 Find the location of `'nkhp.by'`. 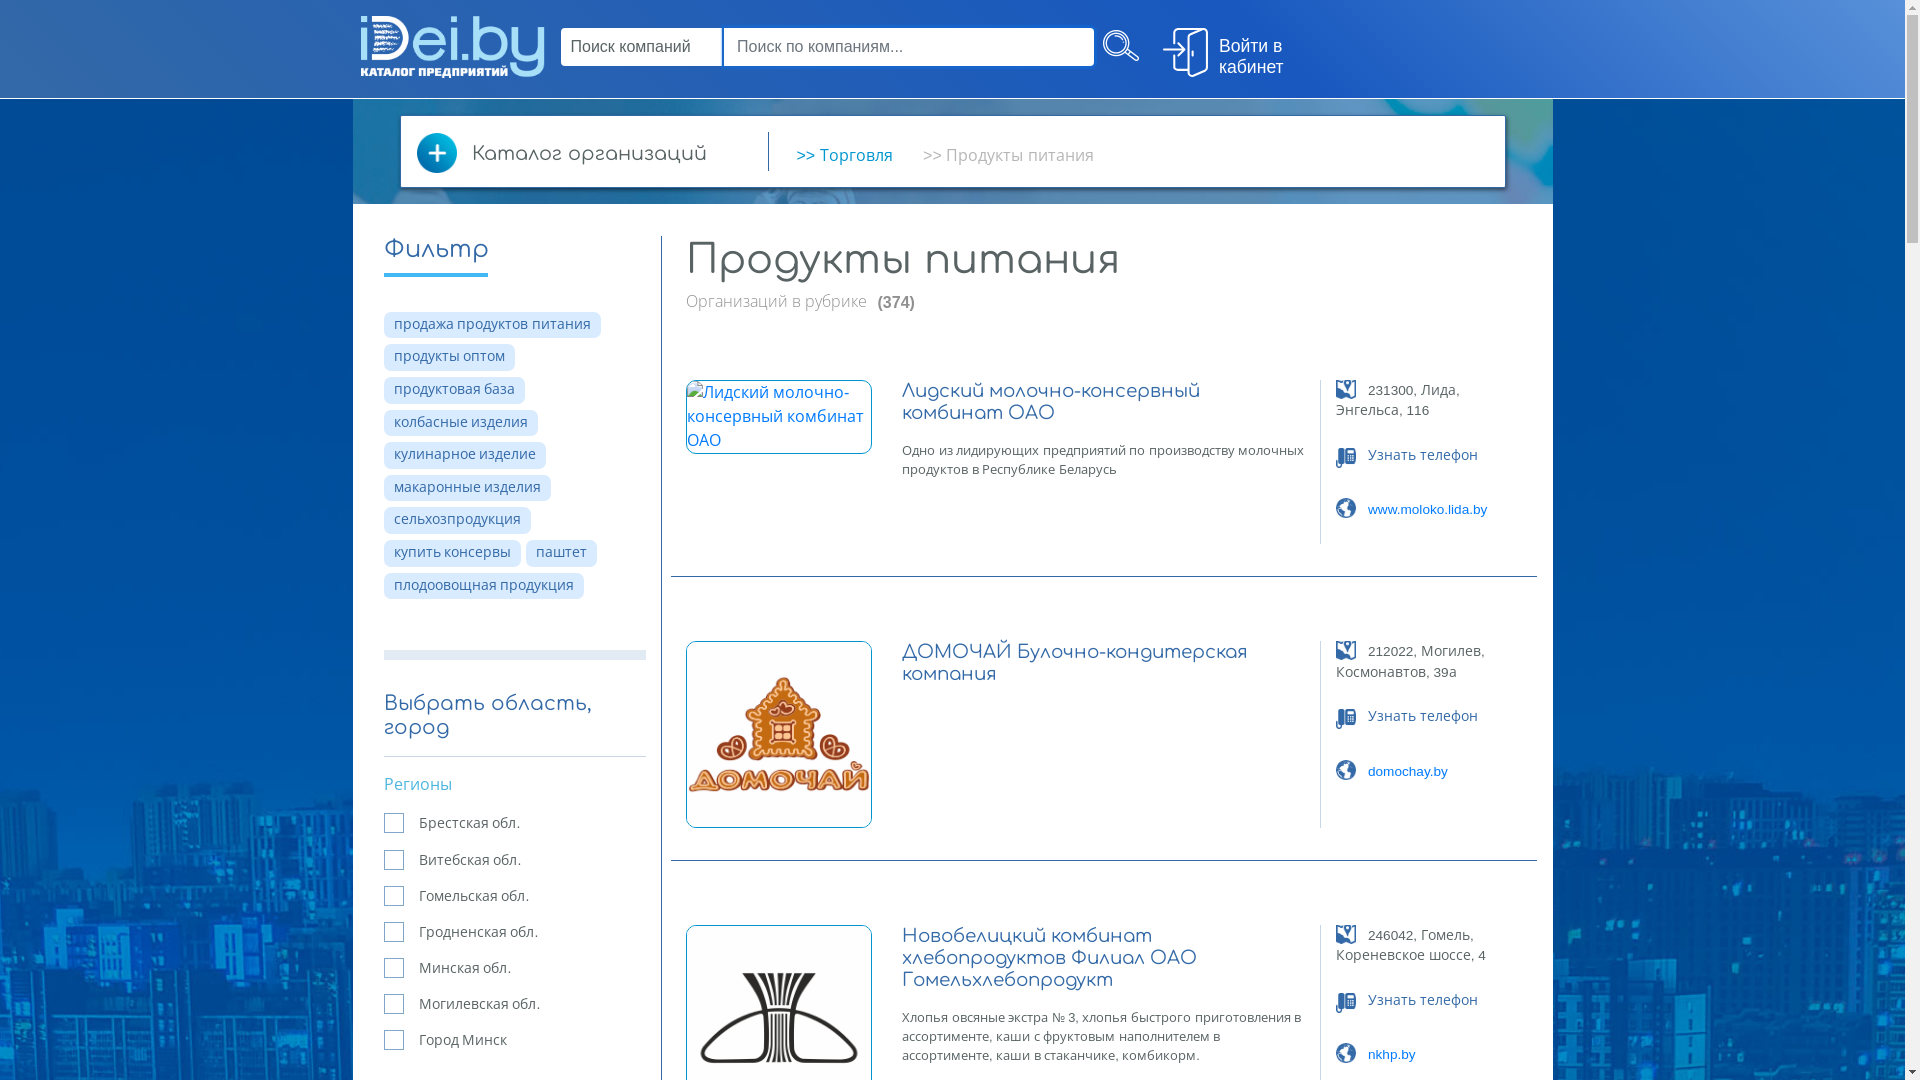

'nkhp.by' is located at coordinates (1391, 1053).